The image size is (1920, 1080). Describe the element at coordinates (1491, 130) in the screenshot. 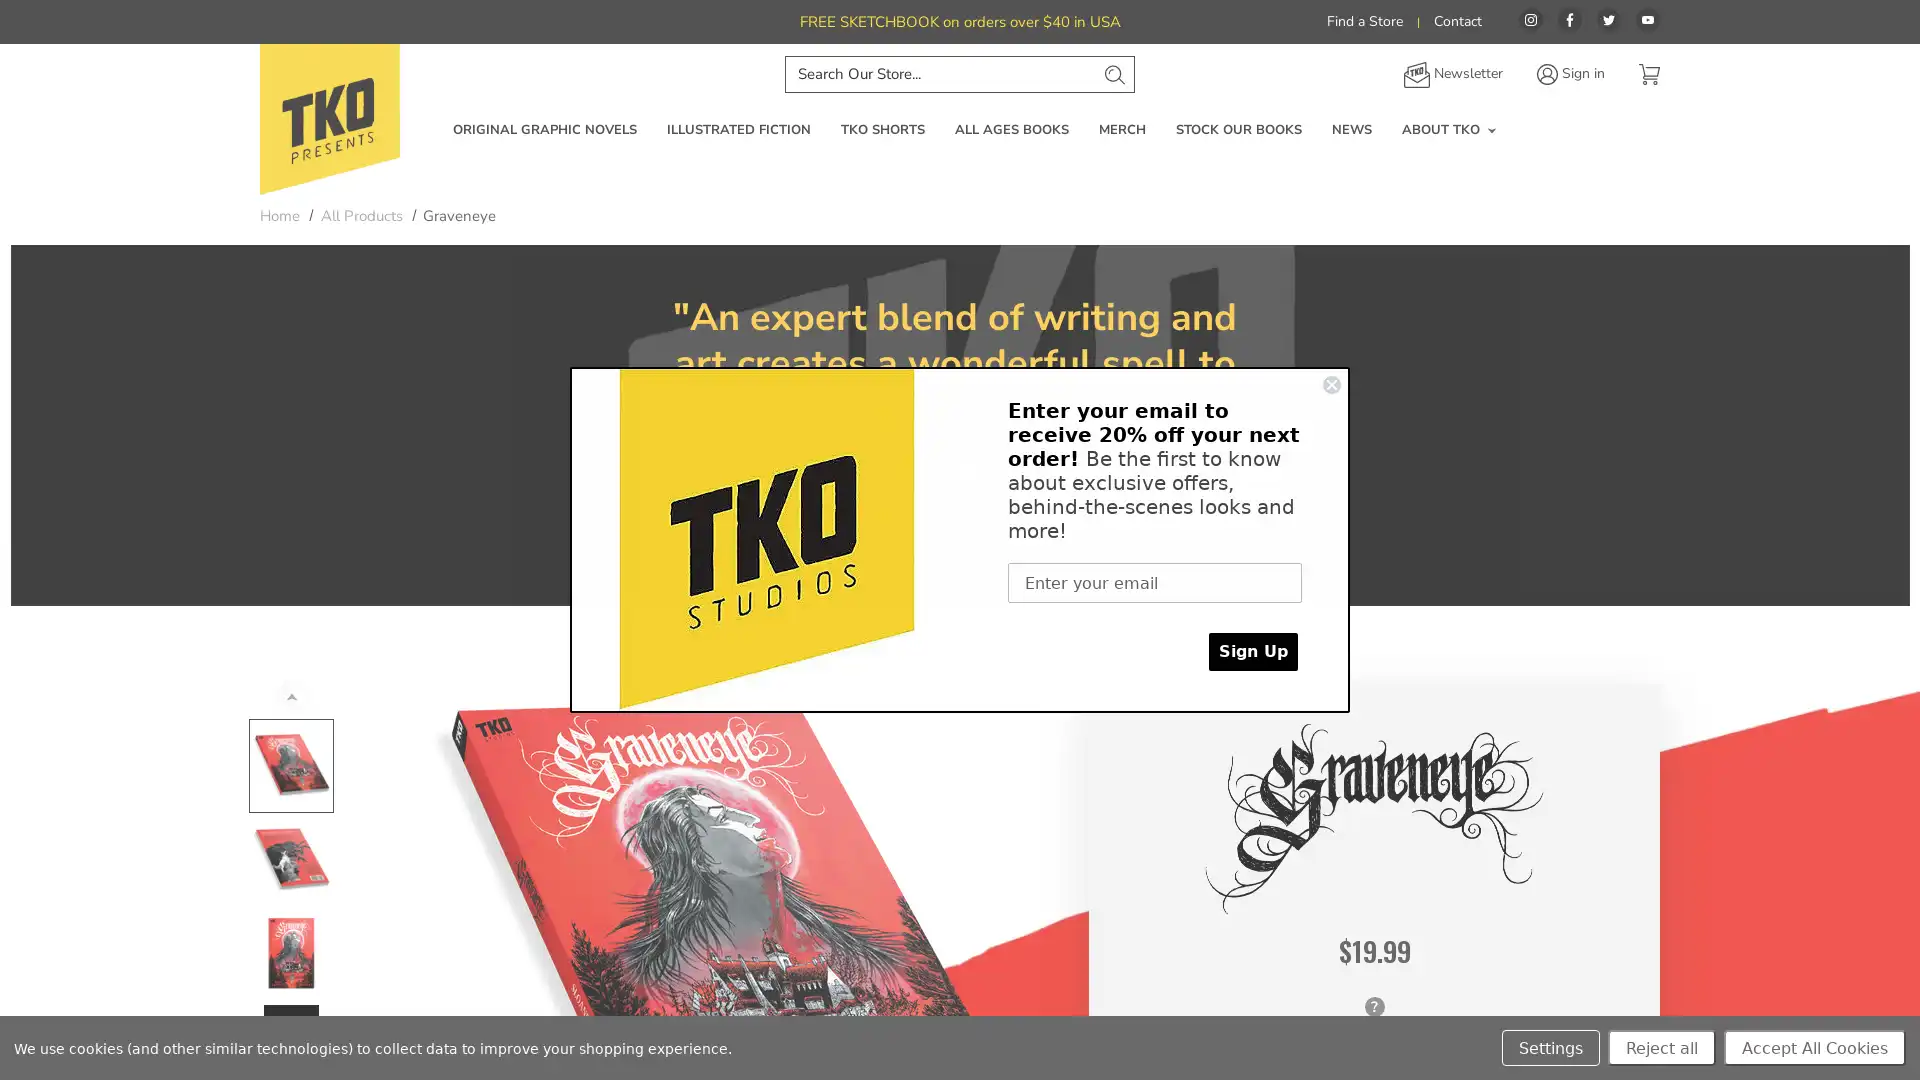

I see `Open About TKO Submenu` at that location.